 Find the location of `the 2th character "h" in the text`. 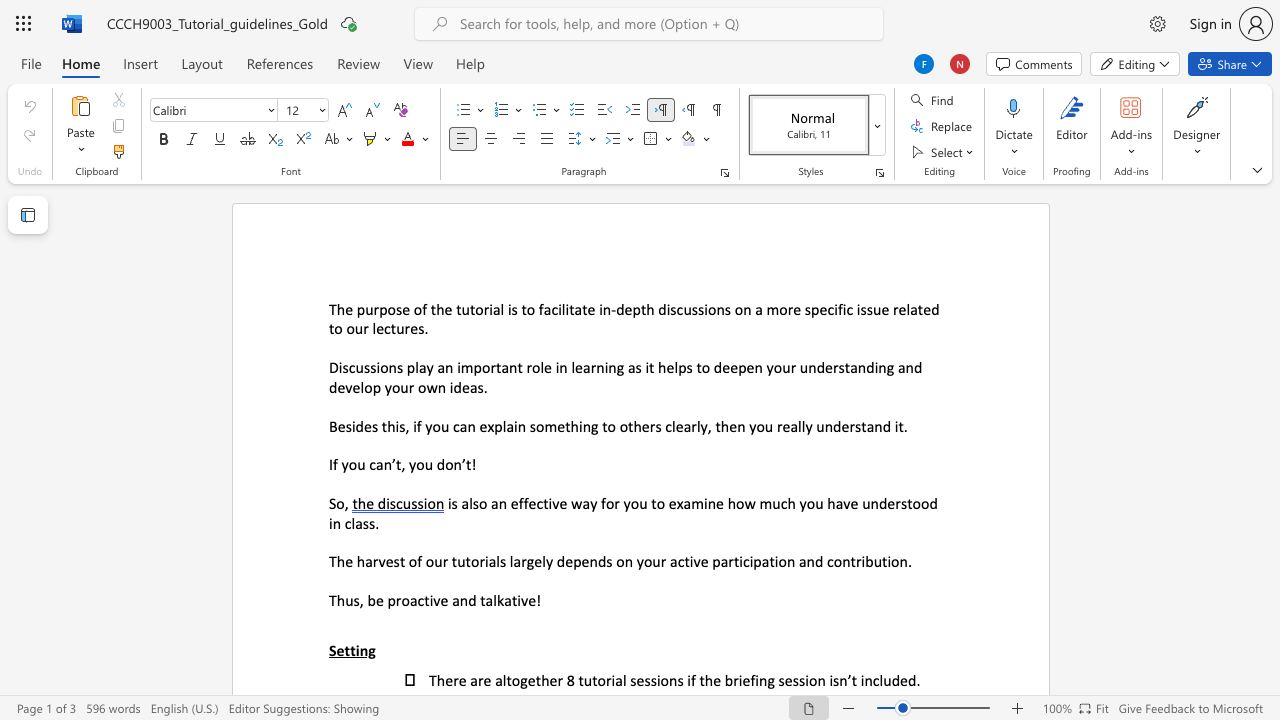

the 2th character "h" in the text is located at coordinates (360, 561).